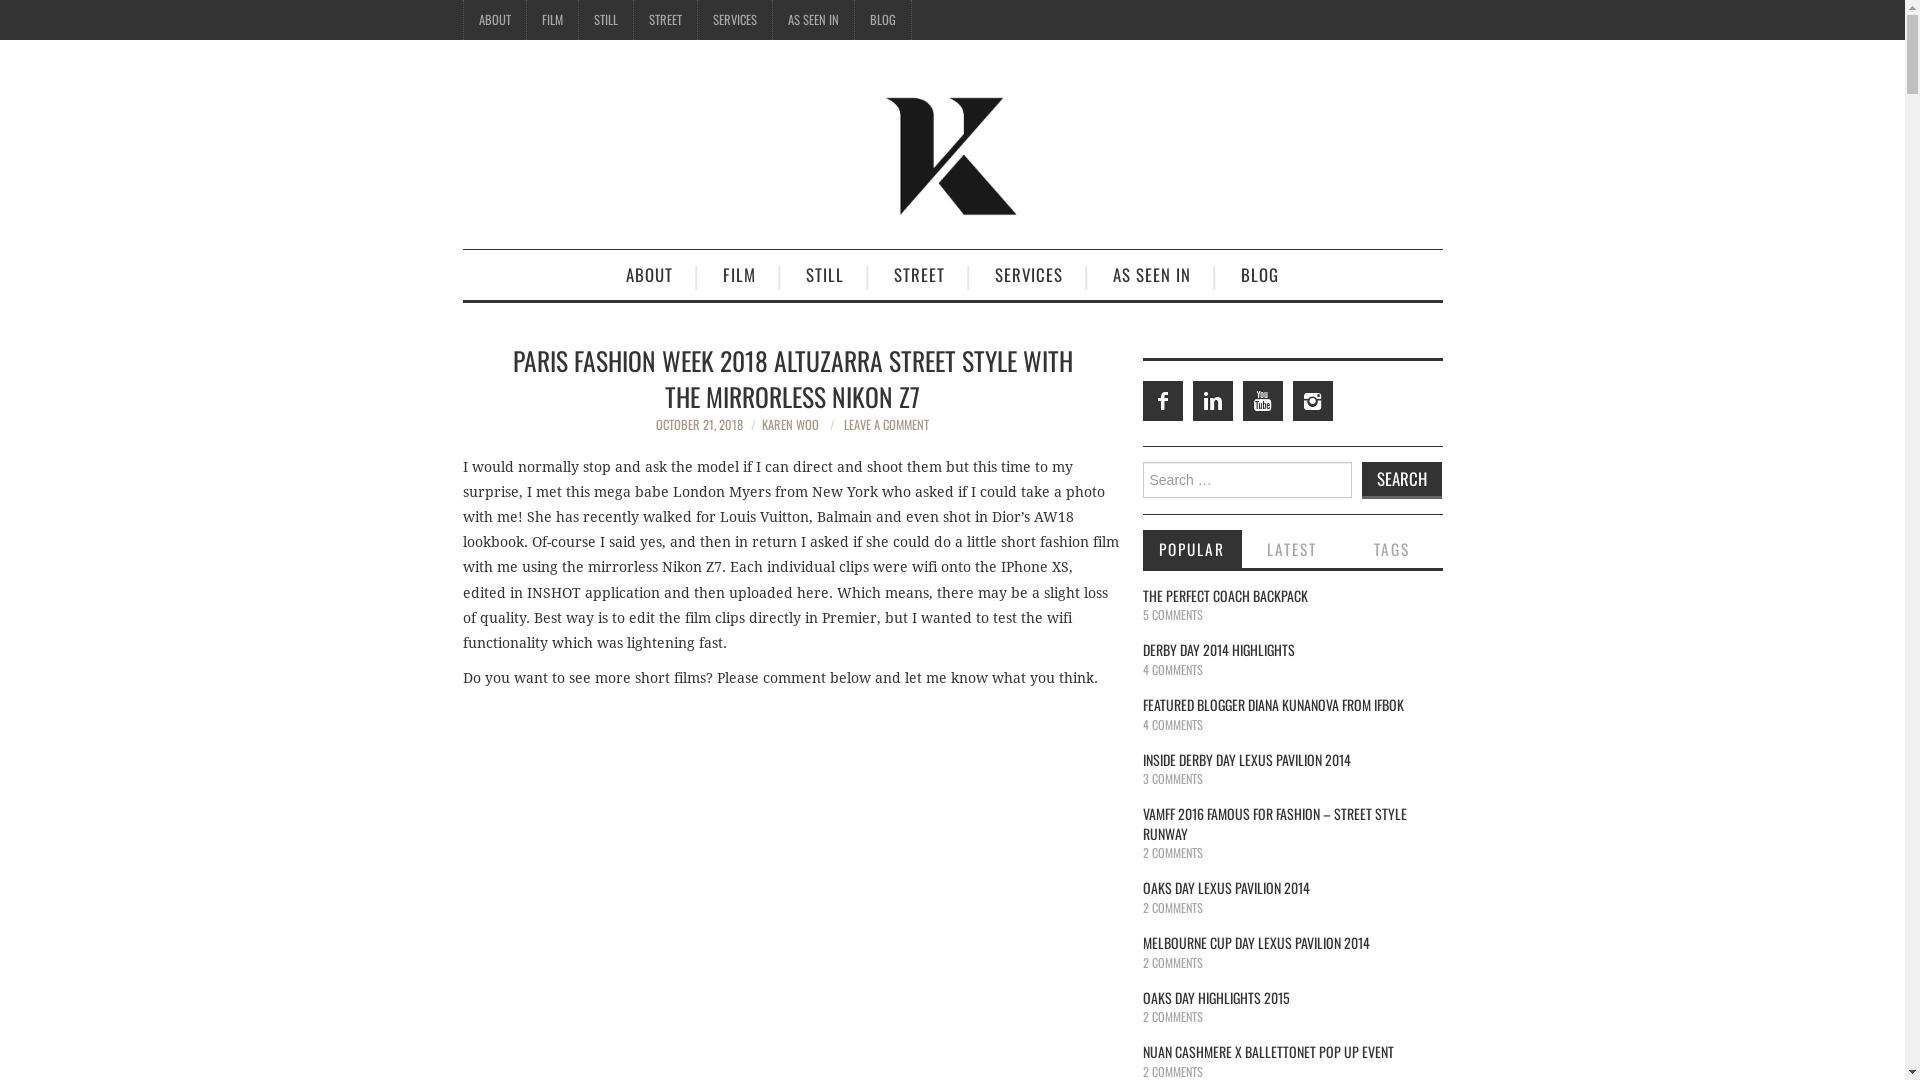  I want to click on 'YouTube', so click(1241, 401).